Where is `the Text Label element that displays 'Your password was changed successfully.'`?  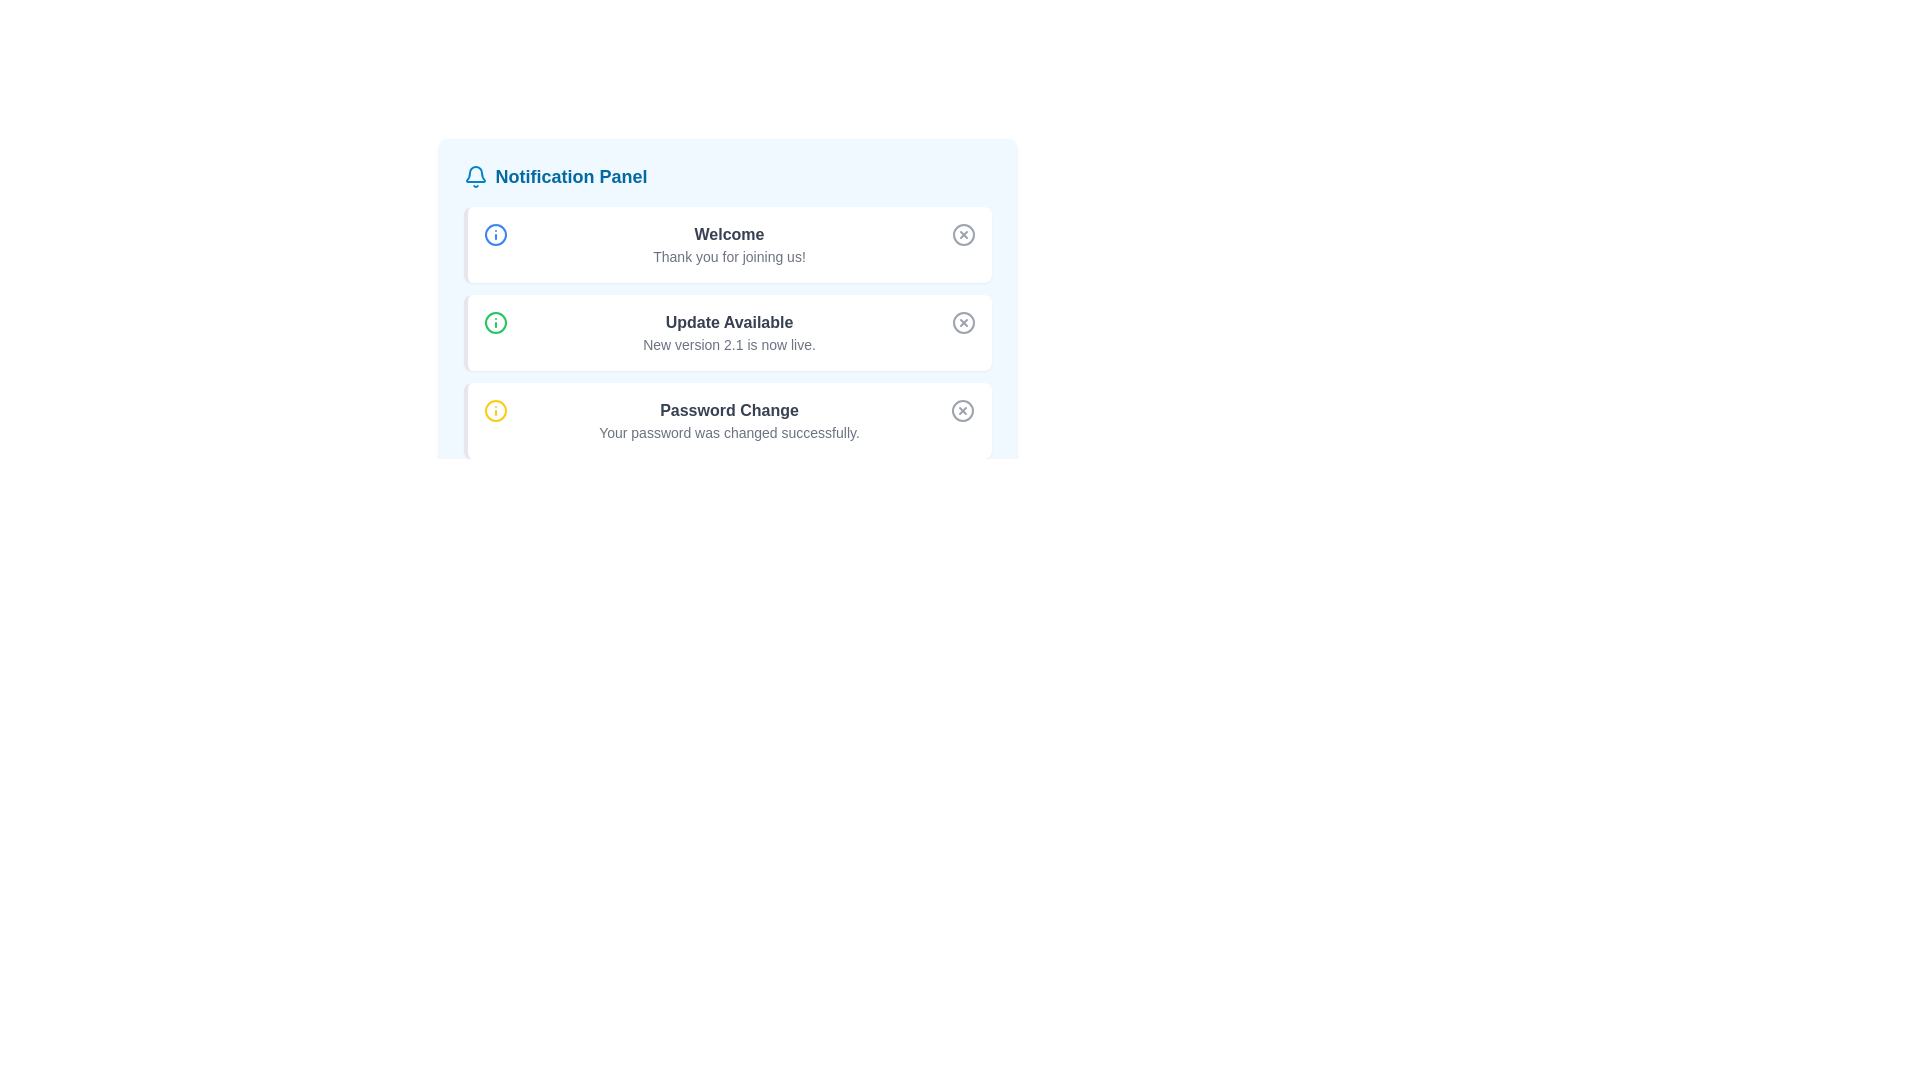
the Text Label element that displays 'Your password was changed successfully.' is located at coordinates (728, 431).